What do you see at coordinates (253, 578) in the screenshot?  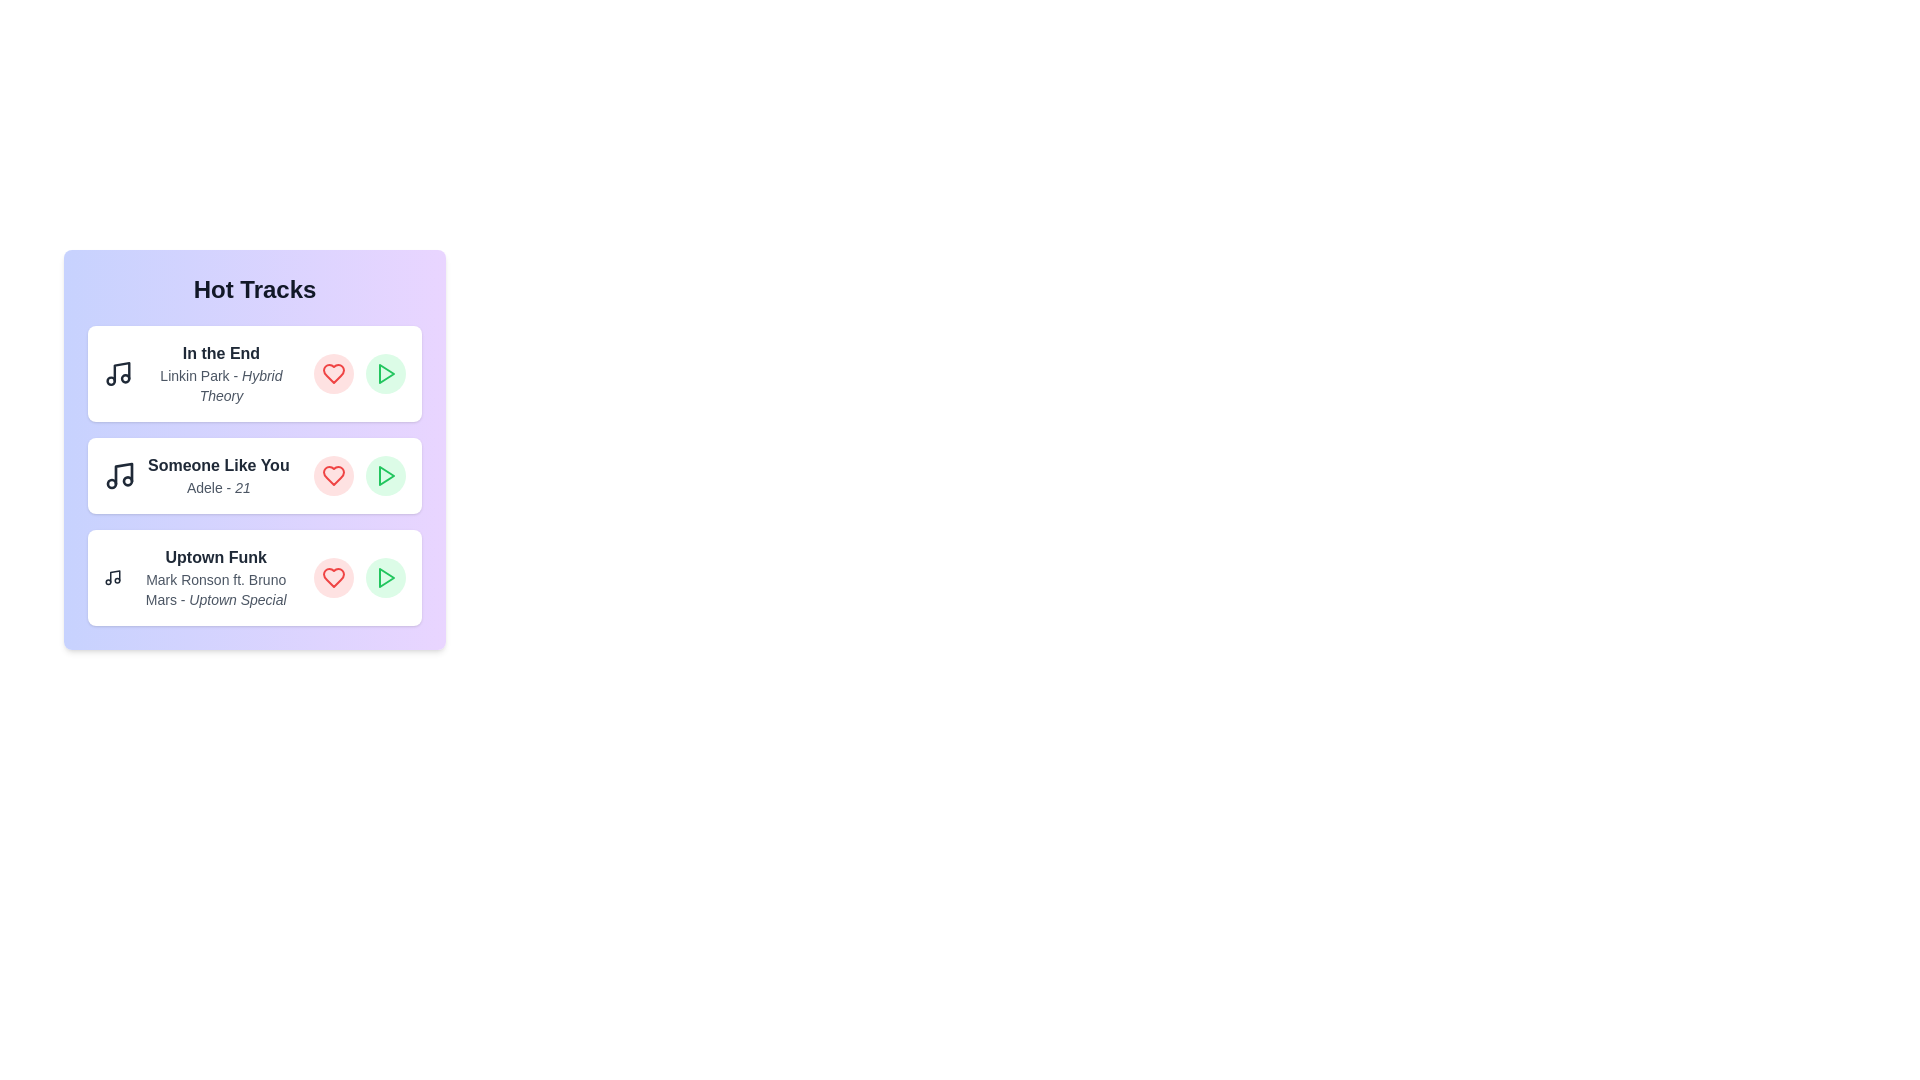 I see `the track titled 'Uptown Funk' to highlight it` at bounding box center [253, 578].